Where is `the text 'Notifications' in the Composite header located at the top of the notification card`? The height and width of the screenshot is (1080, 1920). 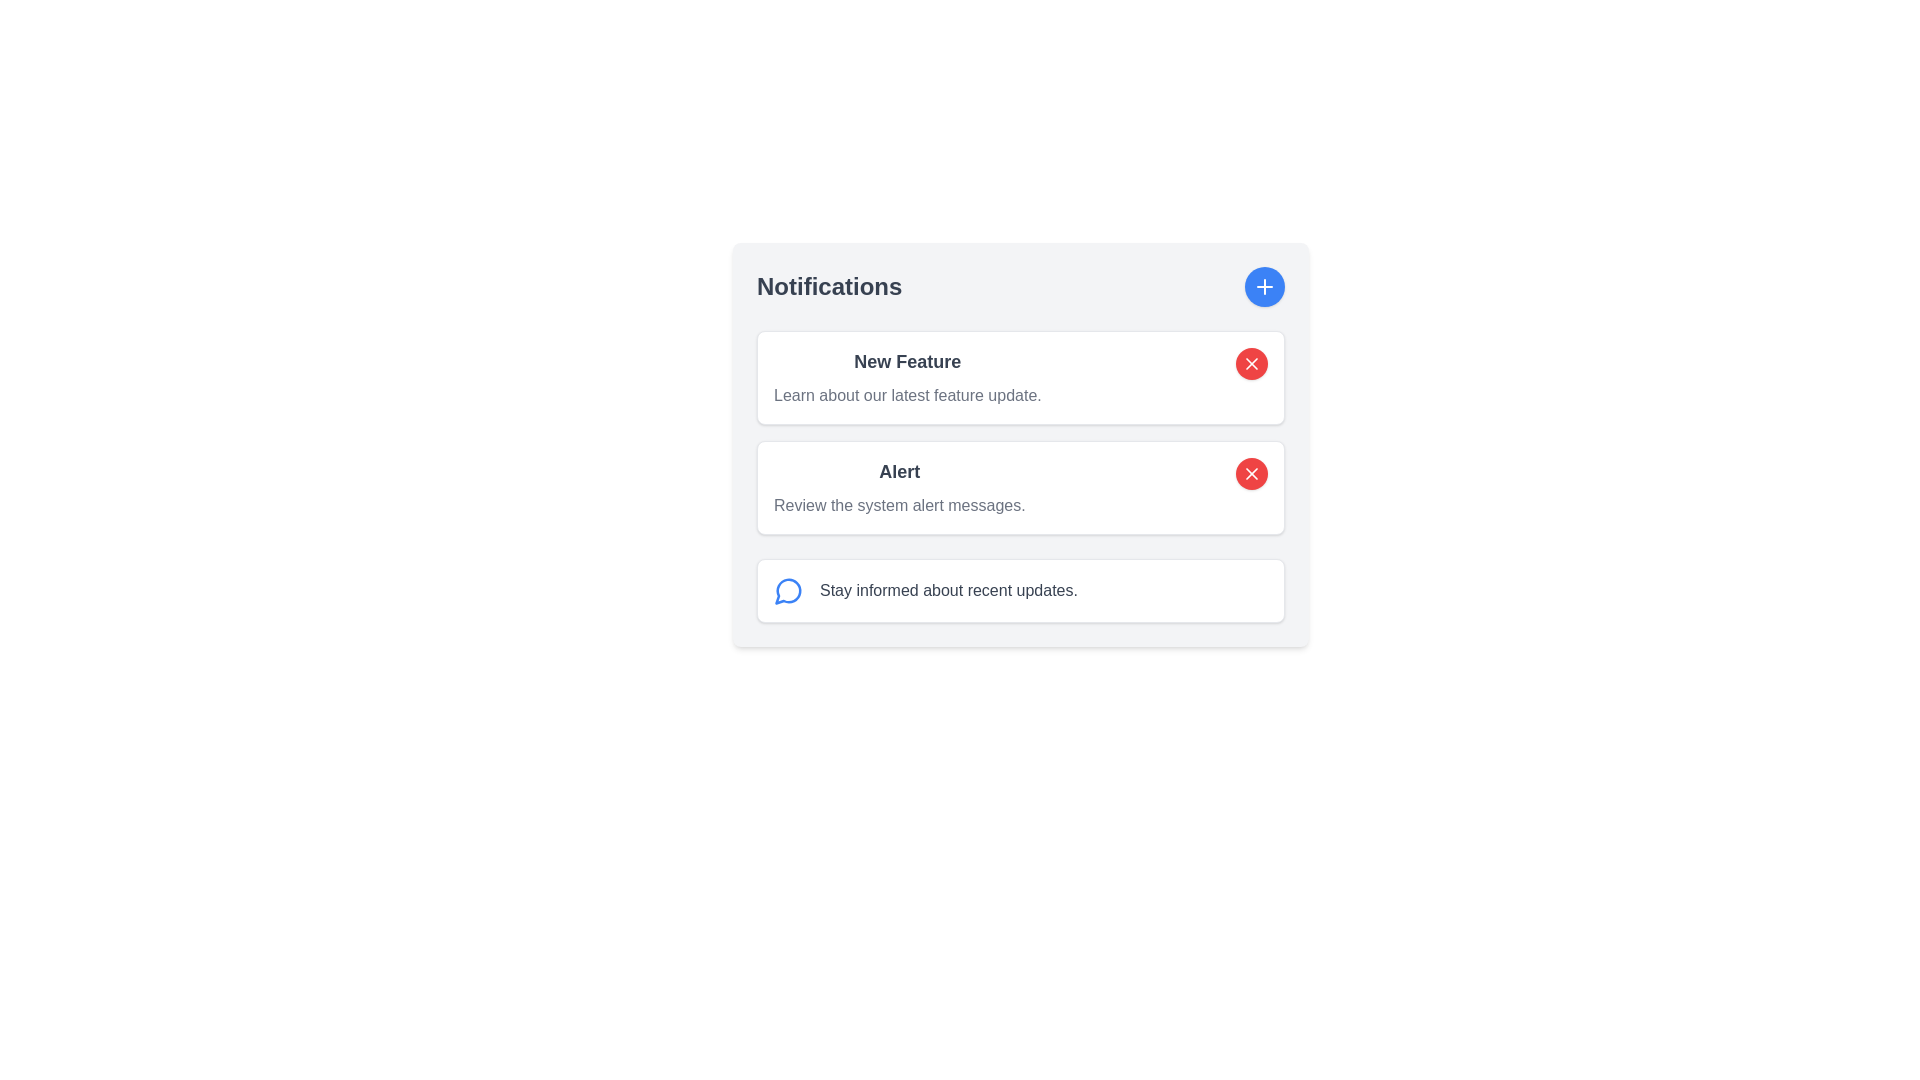 the text 'Notifications' in the Composite header located at the top of the notification card is located at coordinates (1021, 286).